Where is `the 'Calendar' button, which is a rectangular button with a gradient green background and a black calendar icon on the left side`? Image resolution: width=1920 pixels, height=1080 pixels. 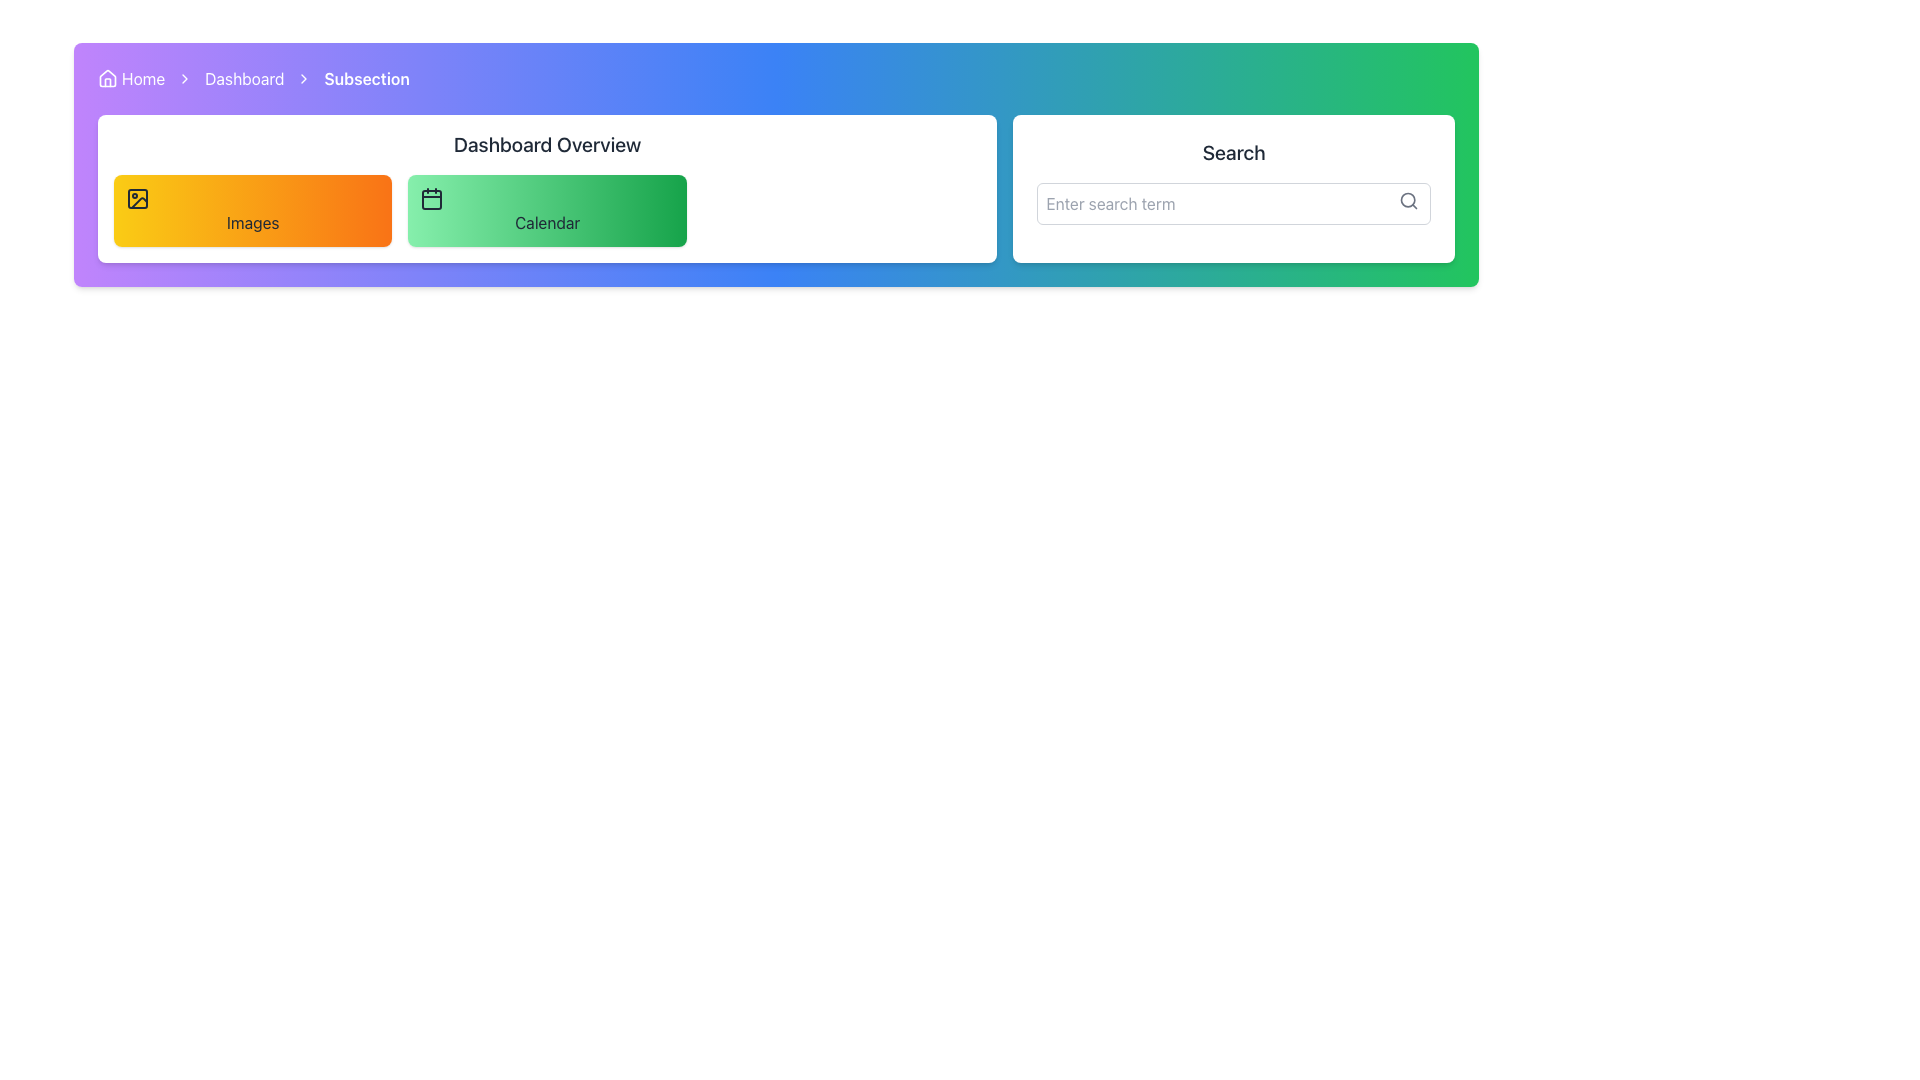 the 'Calendar' button, which is a rectangular button with a gradient green background and a black calendar icon on the left side is located at coordinates (547, 211).